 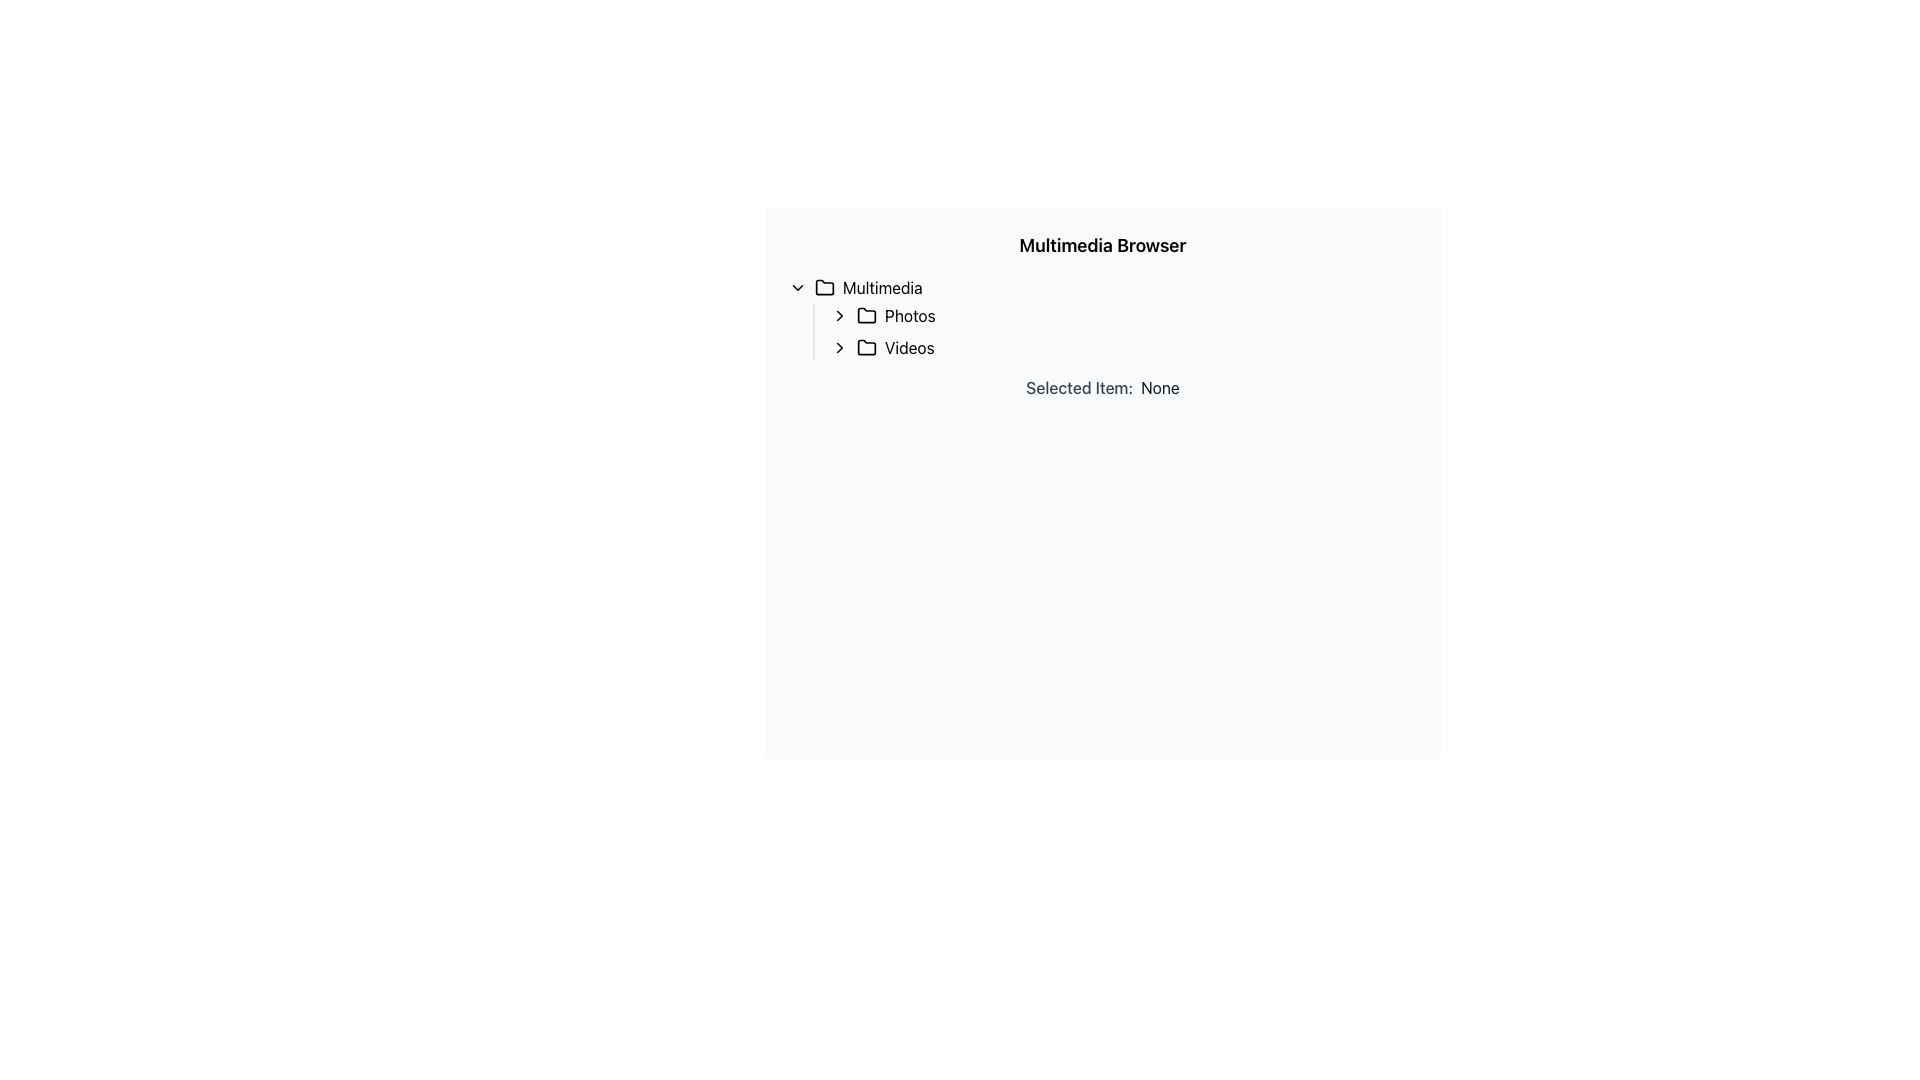 I want to click on the folder icon representing the 'Multimedia' directory, so click(x=825, y=288).